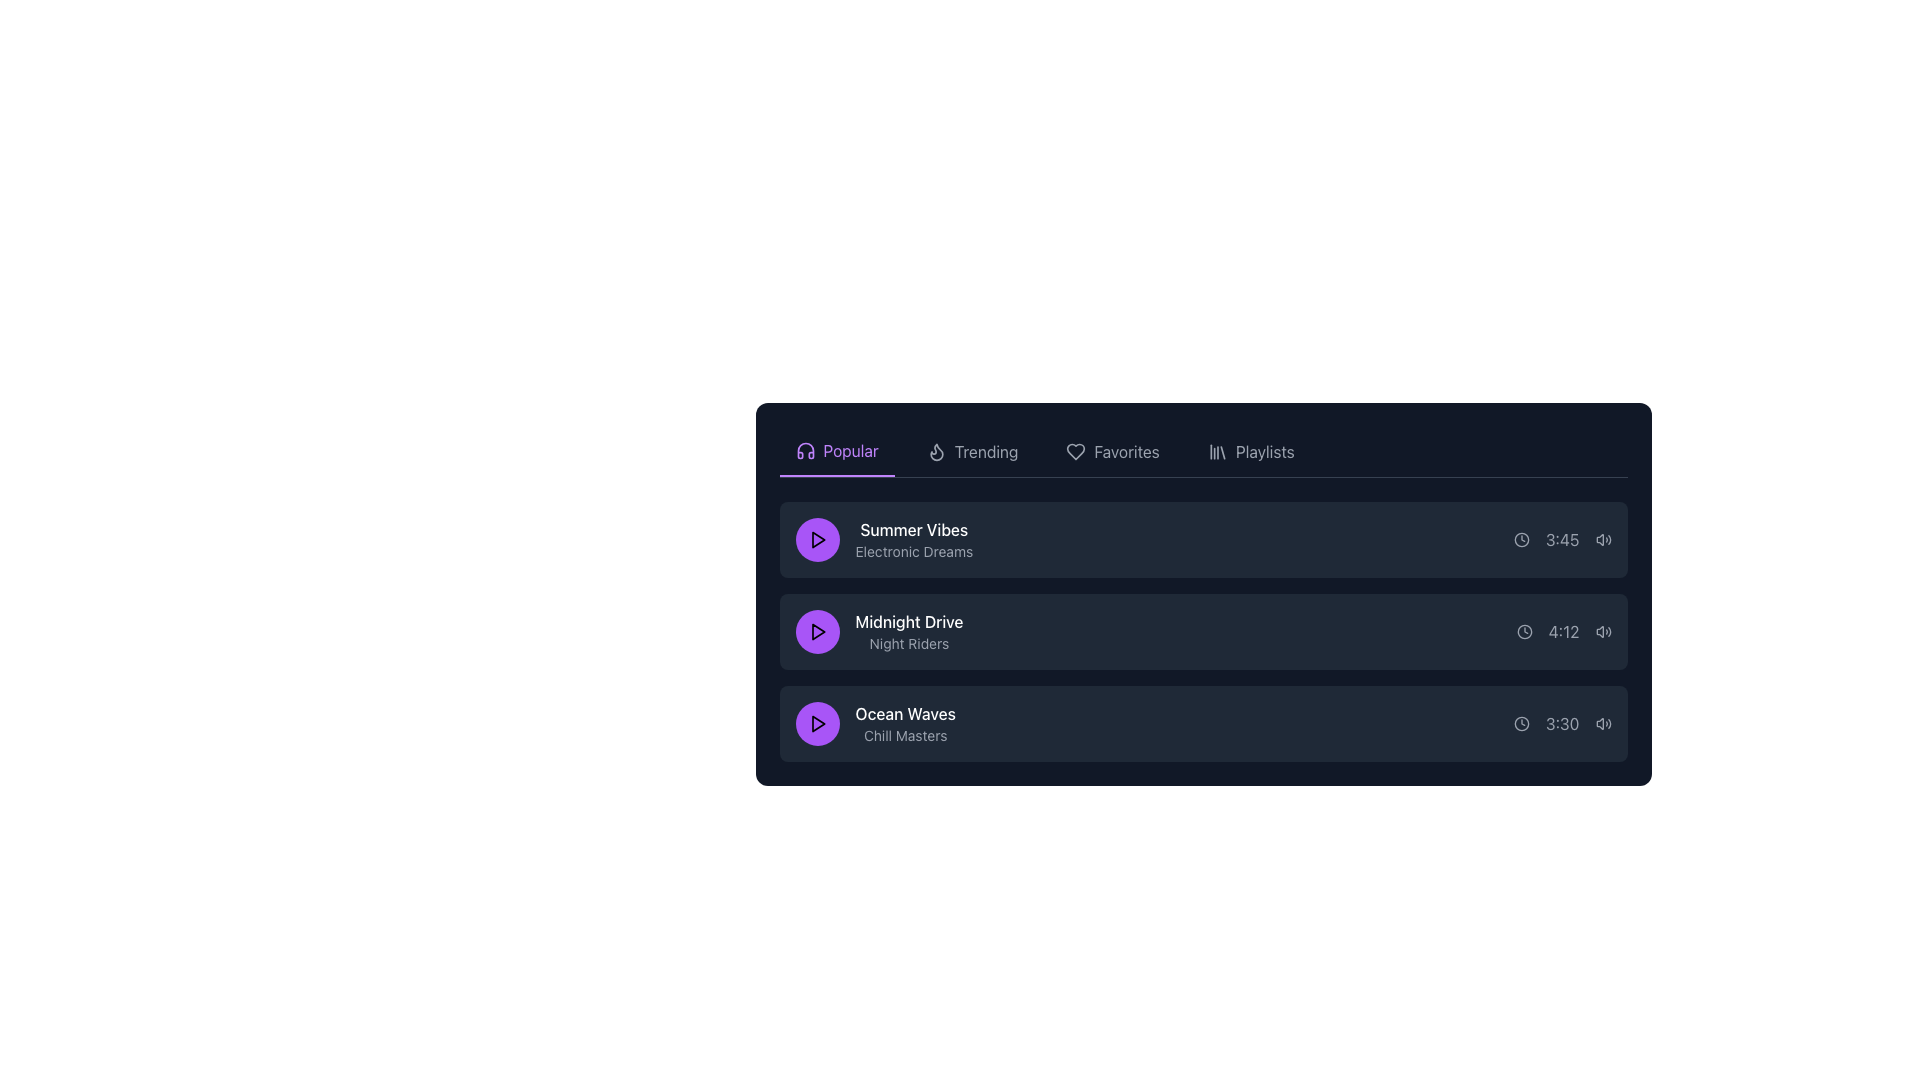 The width and height of the screenshot is (1920, 1080). I want to click on the heart-shaped icon located in the top navigation bar, so click(1075, 451).